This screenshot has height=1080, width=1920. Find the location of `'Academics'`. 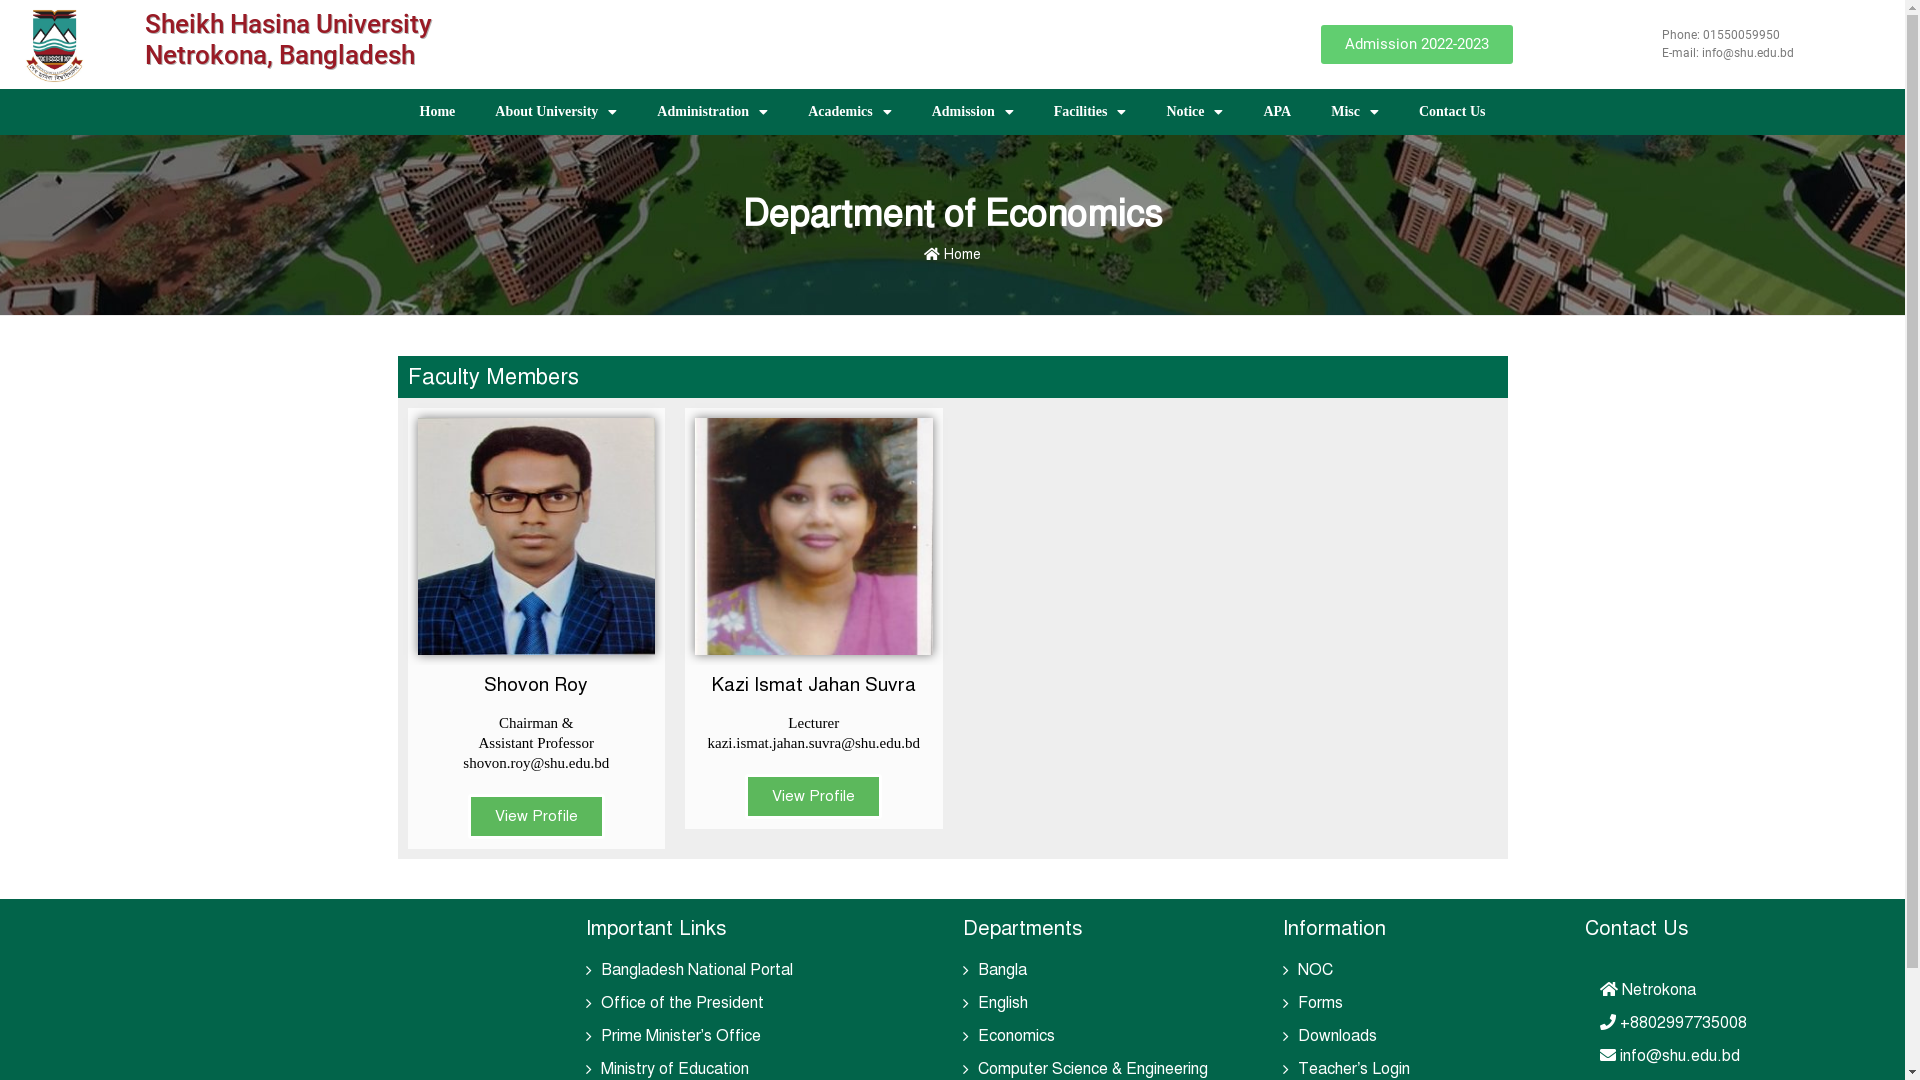

'Academics' is located at coordinates (849, 111).